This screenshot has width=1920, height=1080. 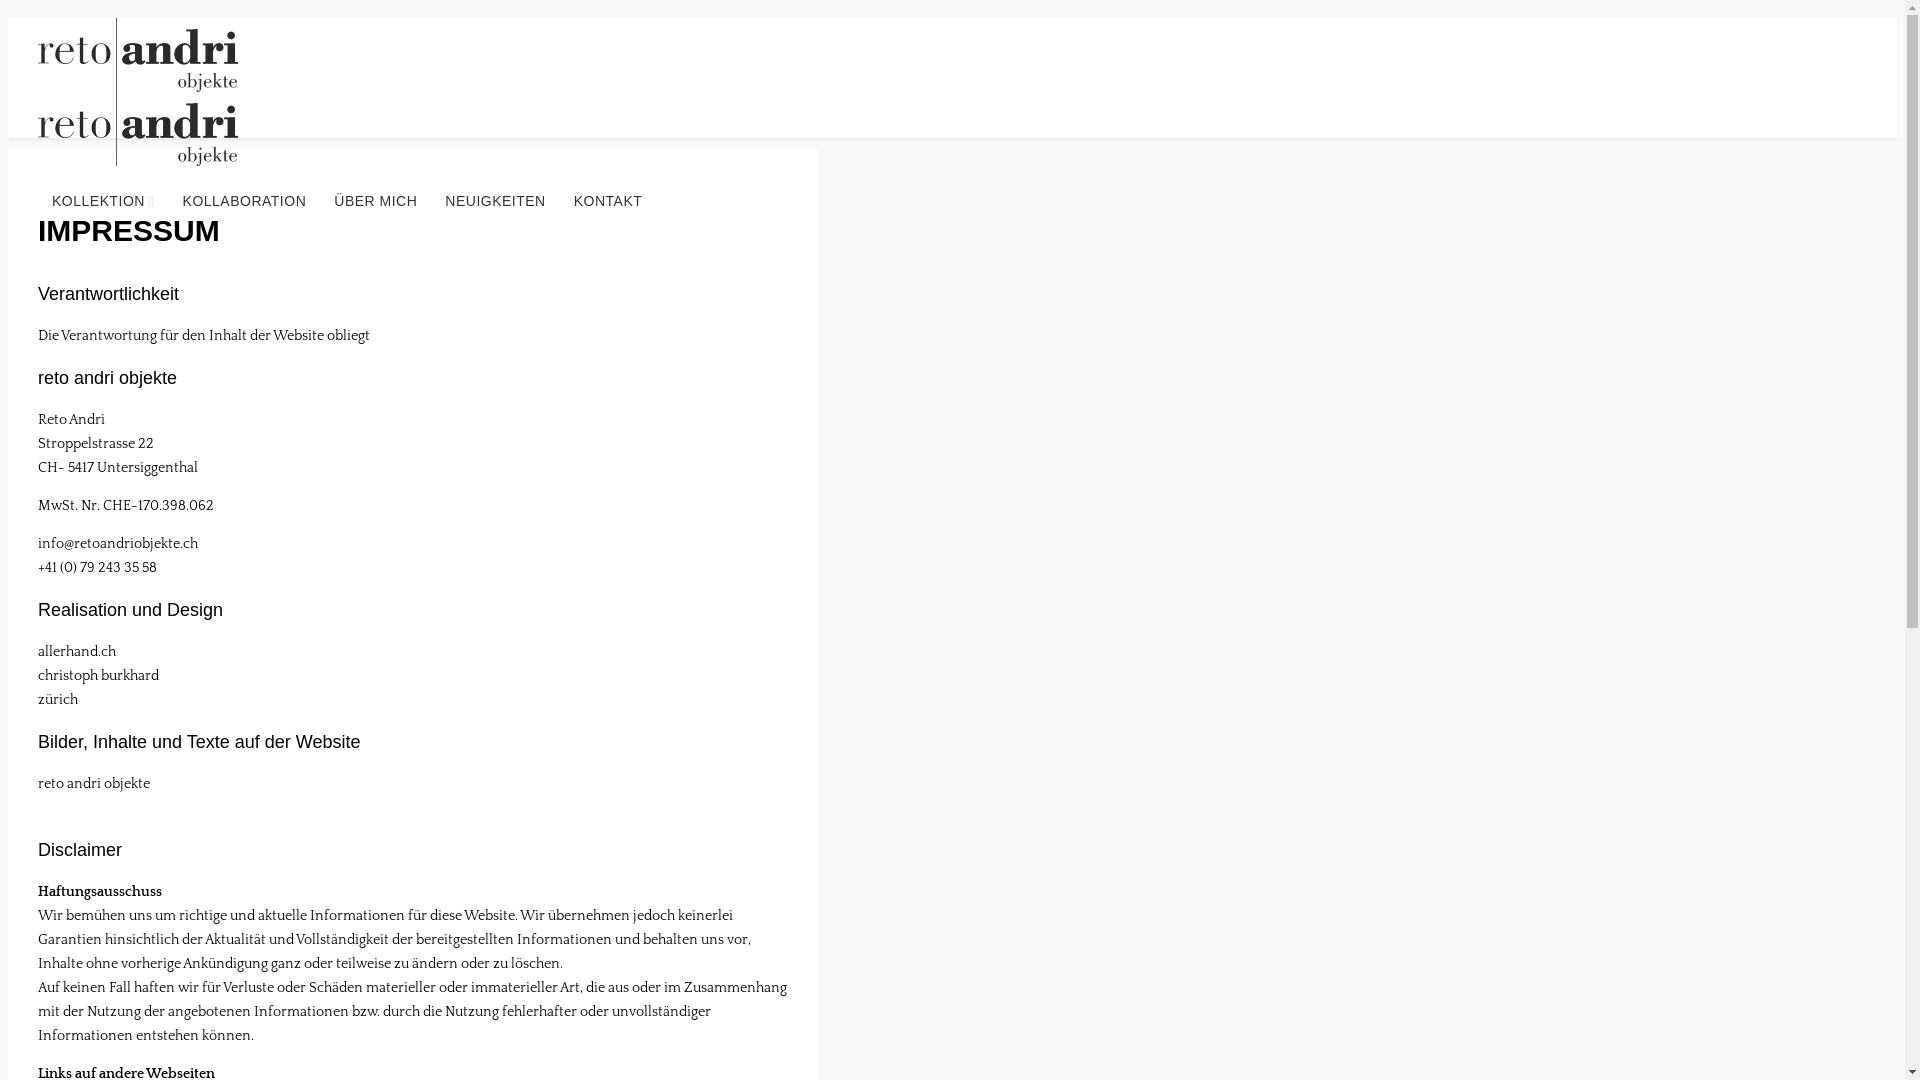 What do you see at coordinates (243, 200) in the screenshot?
I see `'KOLLABORATION'` at bounding box center [243, 200].